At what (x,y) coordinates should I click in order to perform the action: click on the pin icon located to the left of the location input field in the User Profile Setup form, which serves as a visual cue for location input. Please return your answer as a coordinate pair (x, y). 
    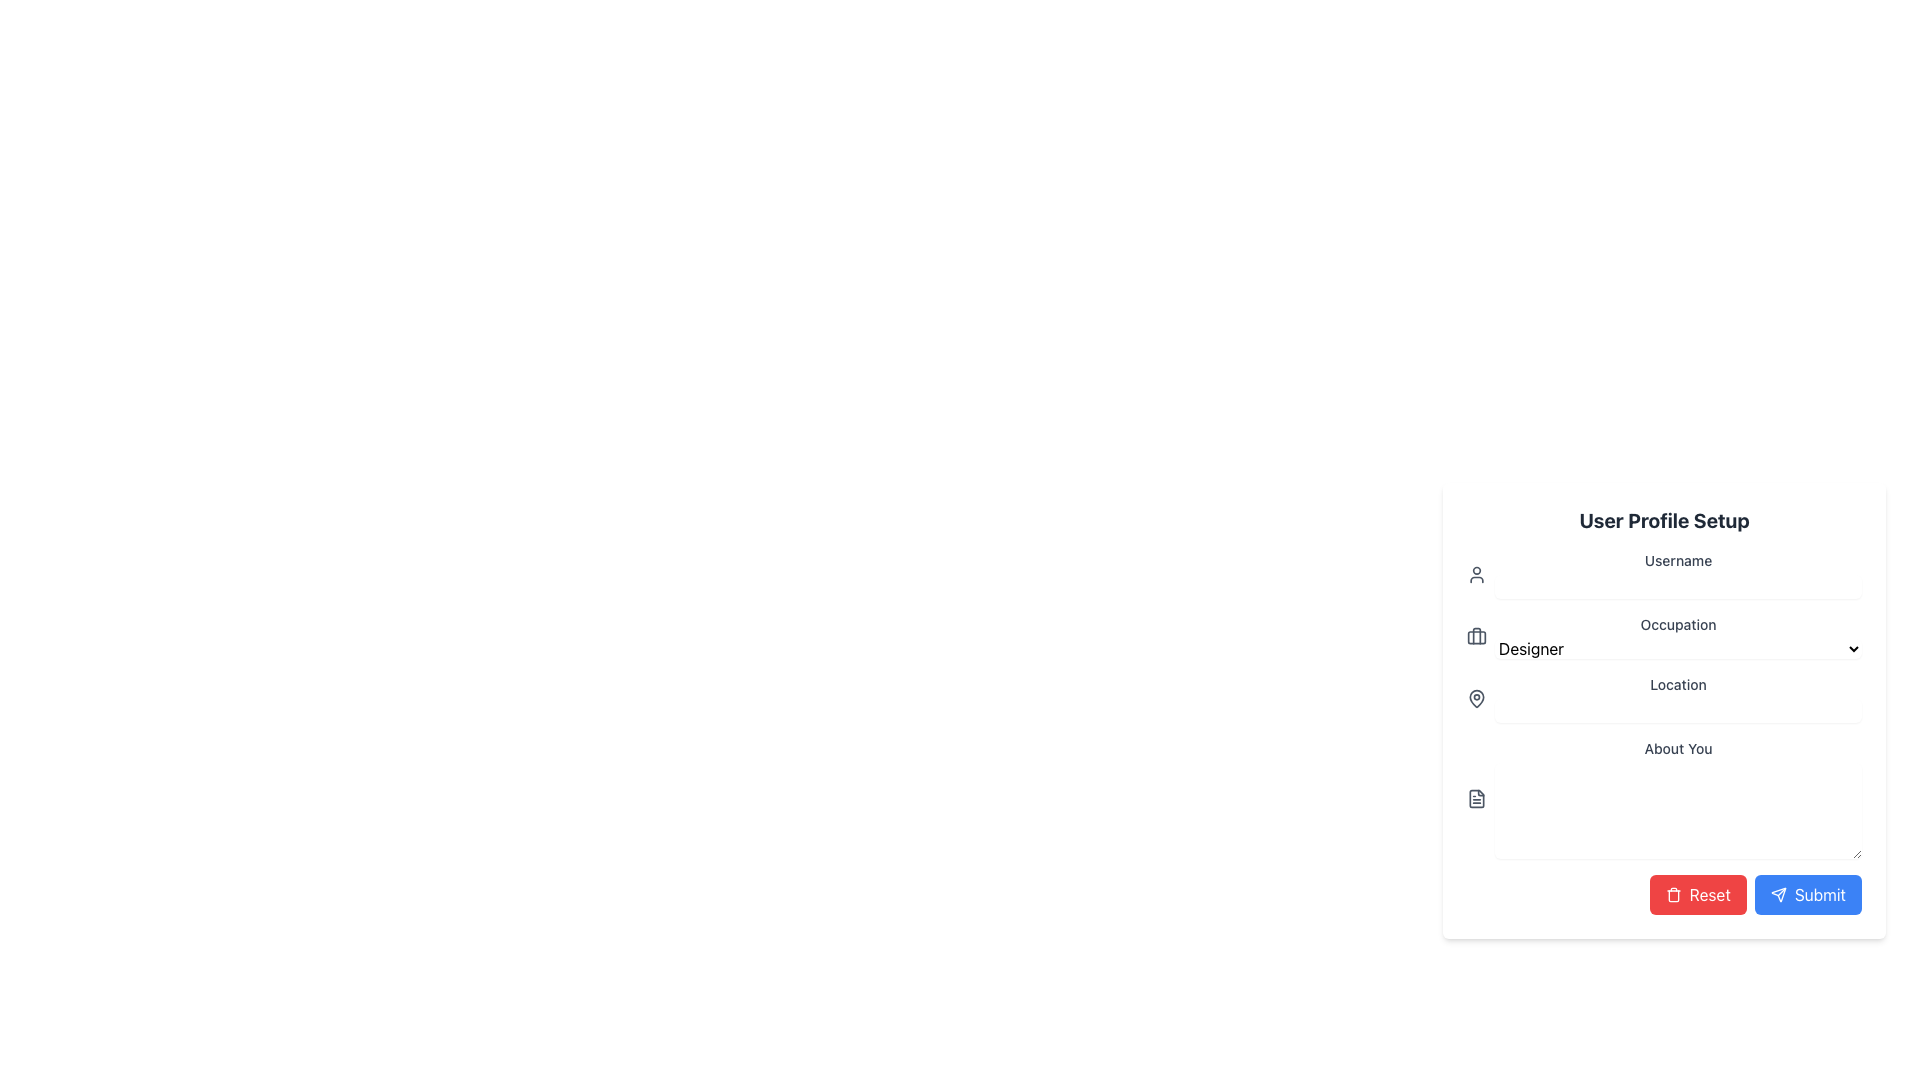
    Looking at the image, I should click on (1477, 697).